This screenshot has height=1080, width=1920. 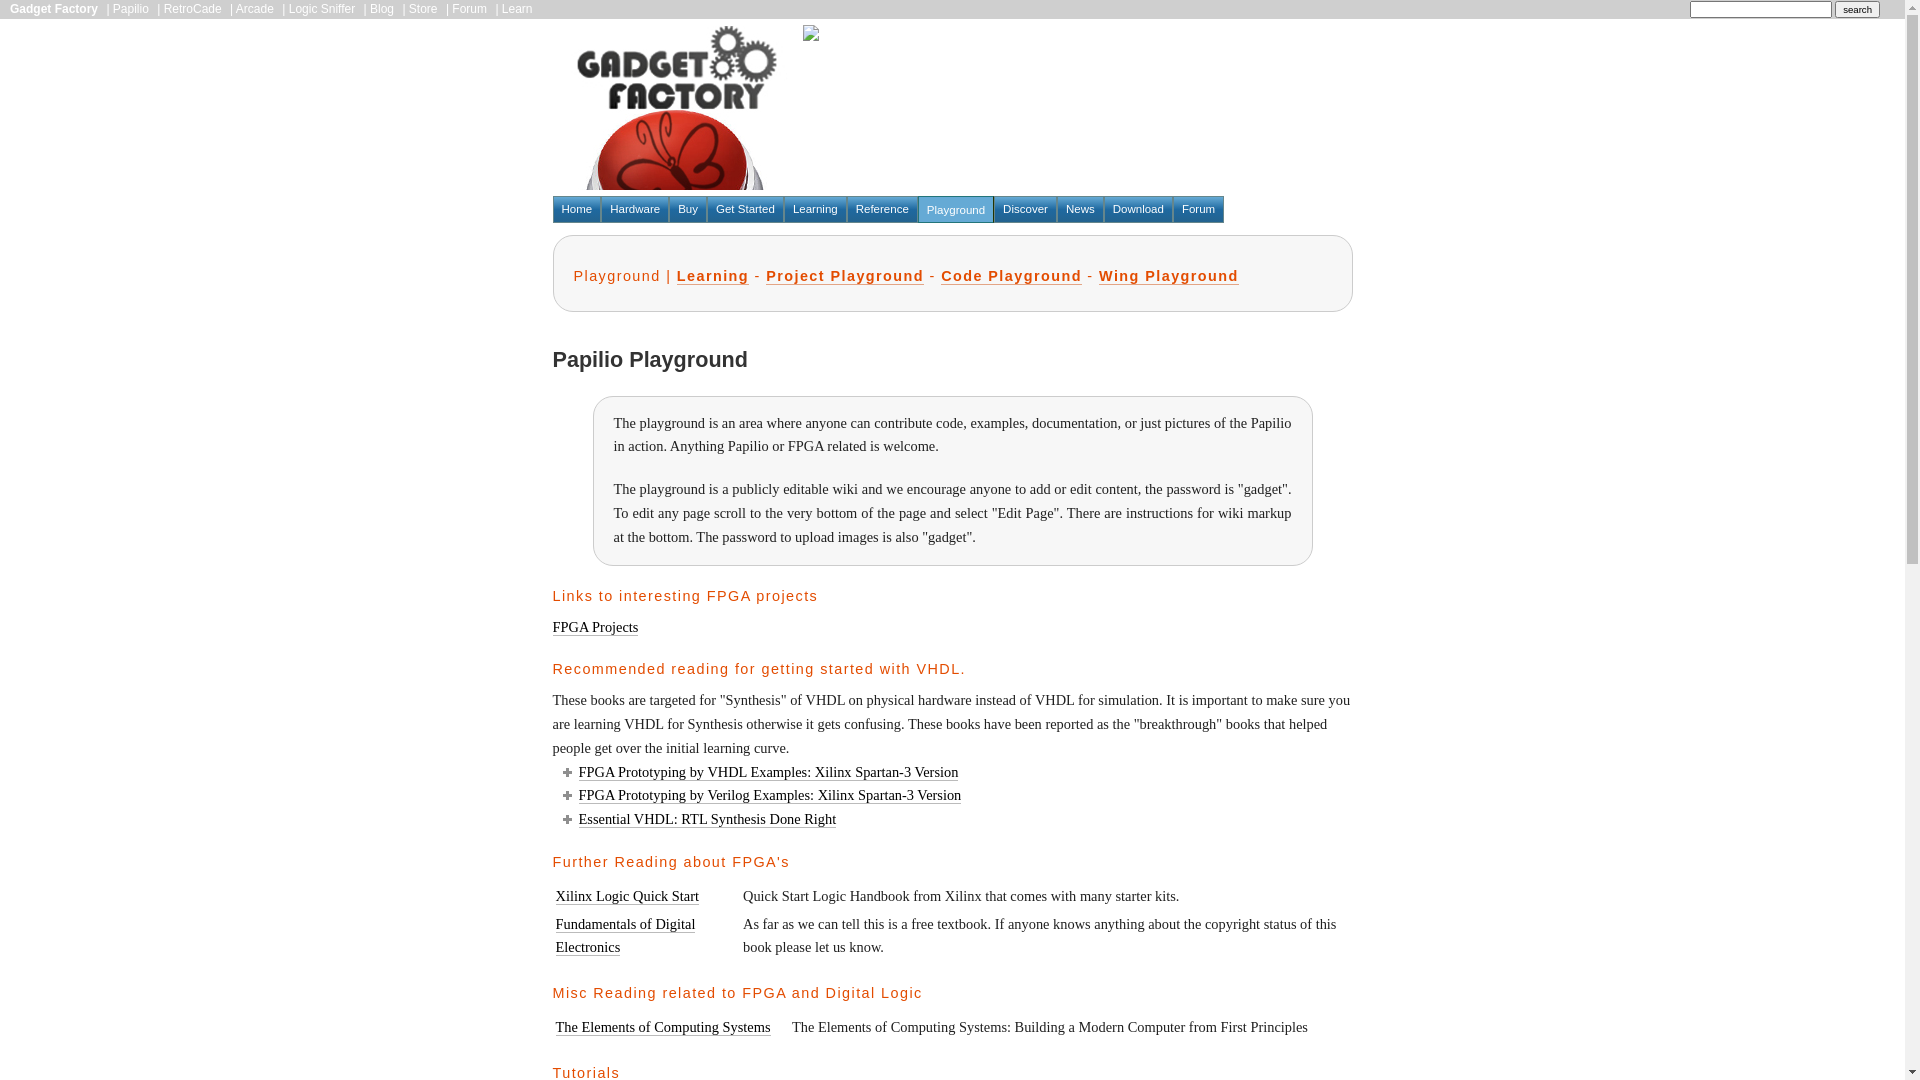 I want to click on 'Essential VHDL: RTL Synthesis Done Right', so click(x=706, y=819).